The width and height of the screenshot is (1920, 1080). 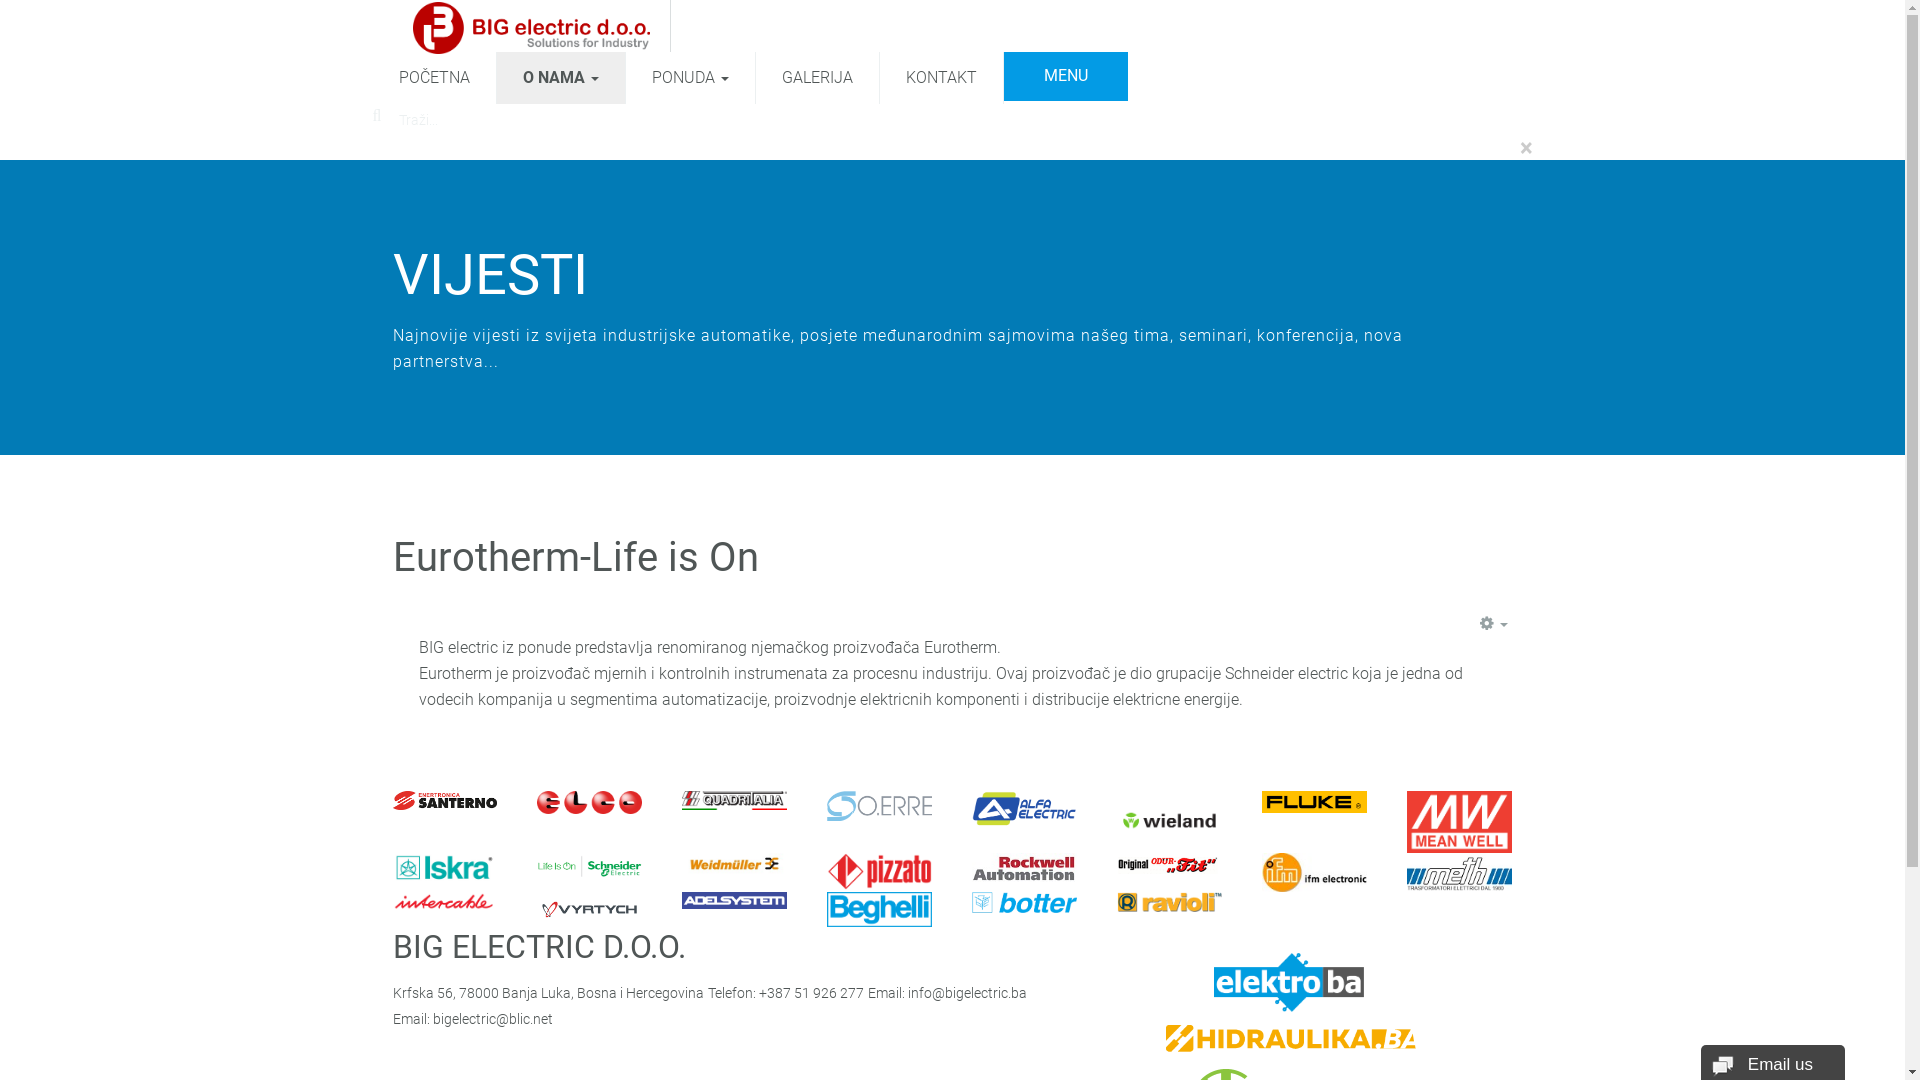 What do you see at coordinates (690, 76) in the screenshot?
I see `'PONUDA'` at bounding box center [690, 76].